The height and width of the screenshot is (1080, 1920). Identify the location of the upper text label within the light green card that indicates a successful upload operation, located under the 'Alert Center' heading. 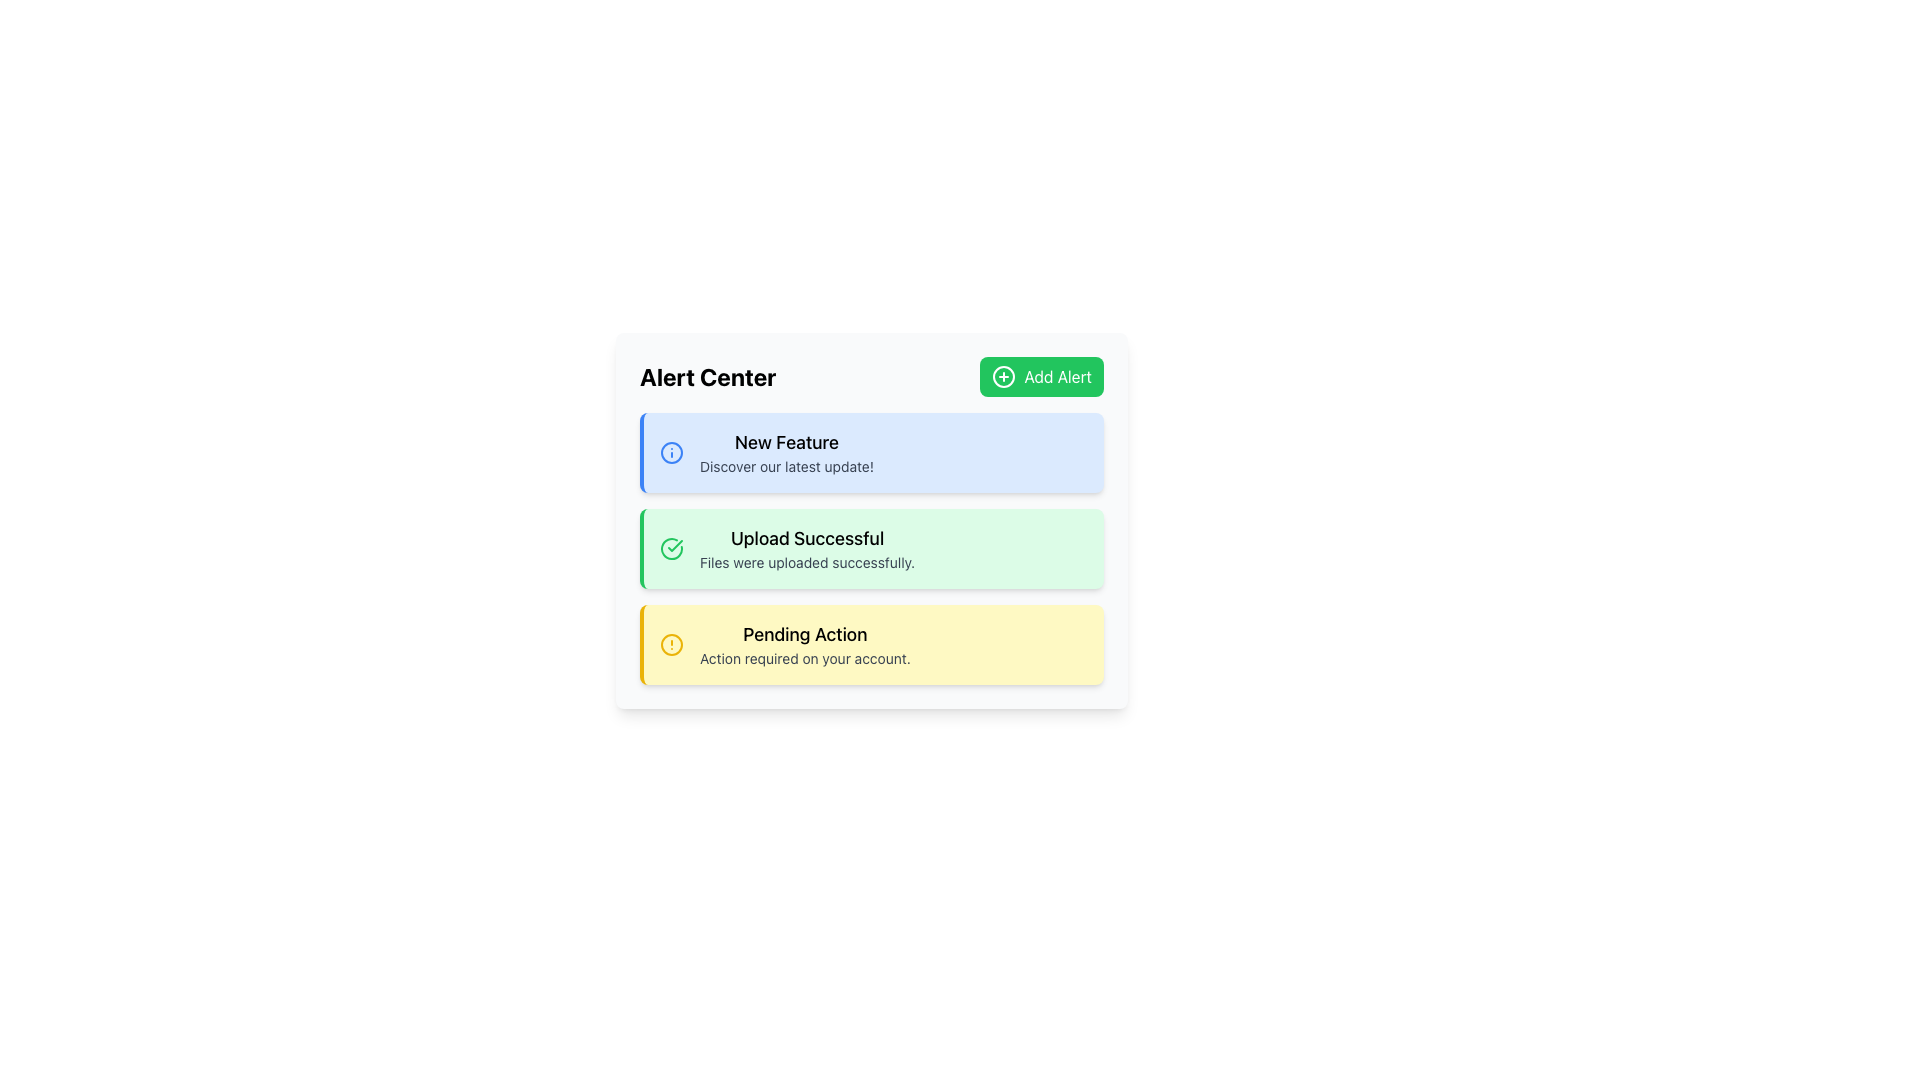
(807, 538).